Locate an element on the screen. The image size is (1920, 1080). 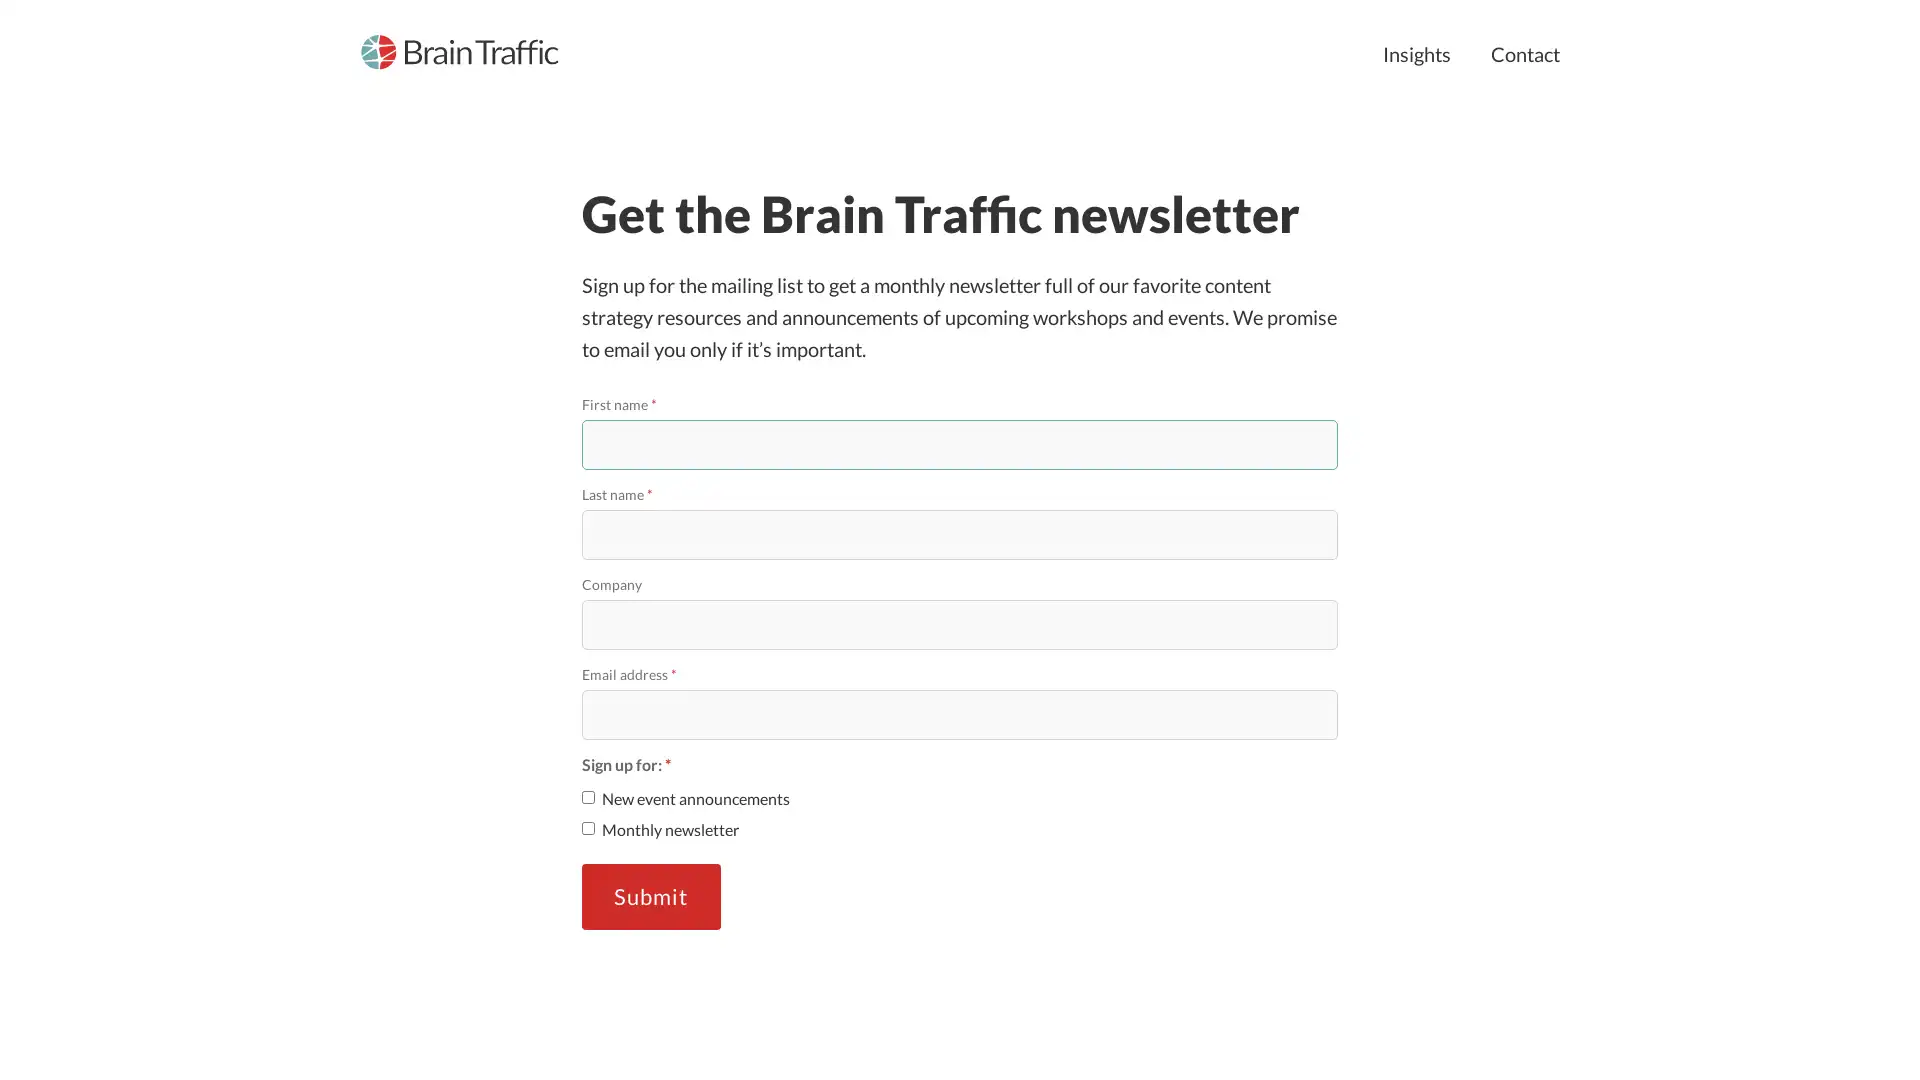
Submit is located at coordinates (644, 893).